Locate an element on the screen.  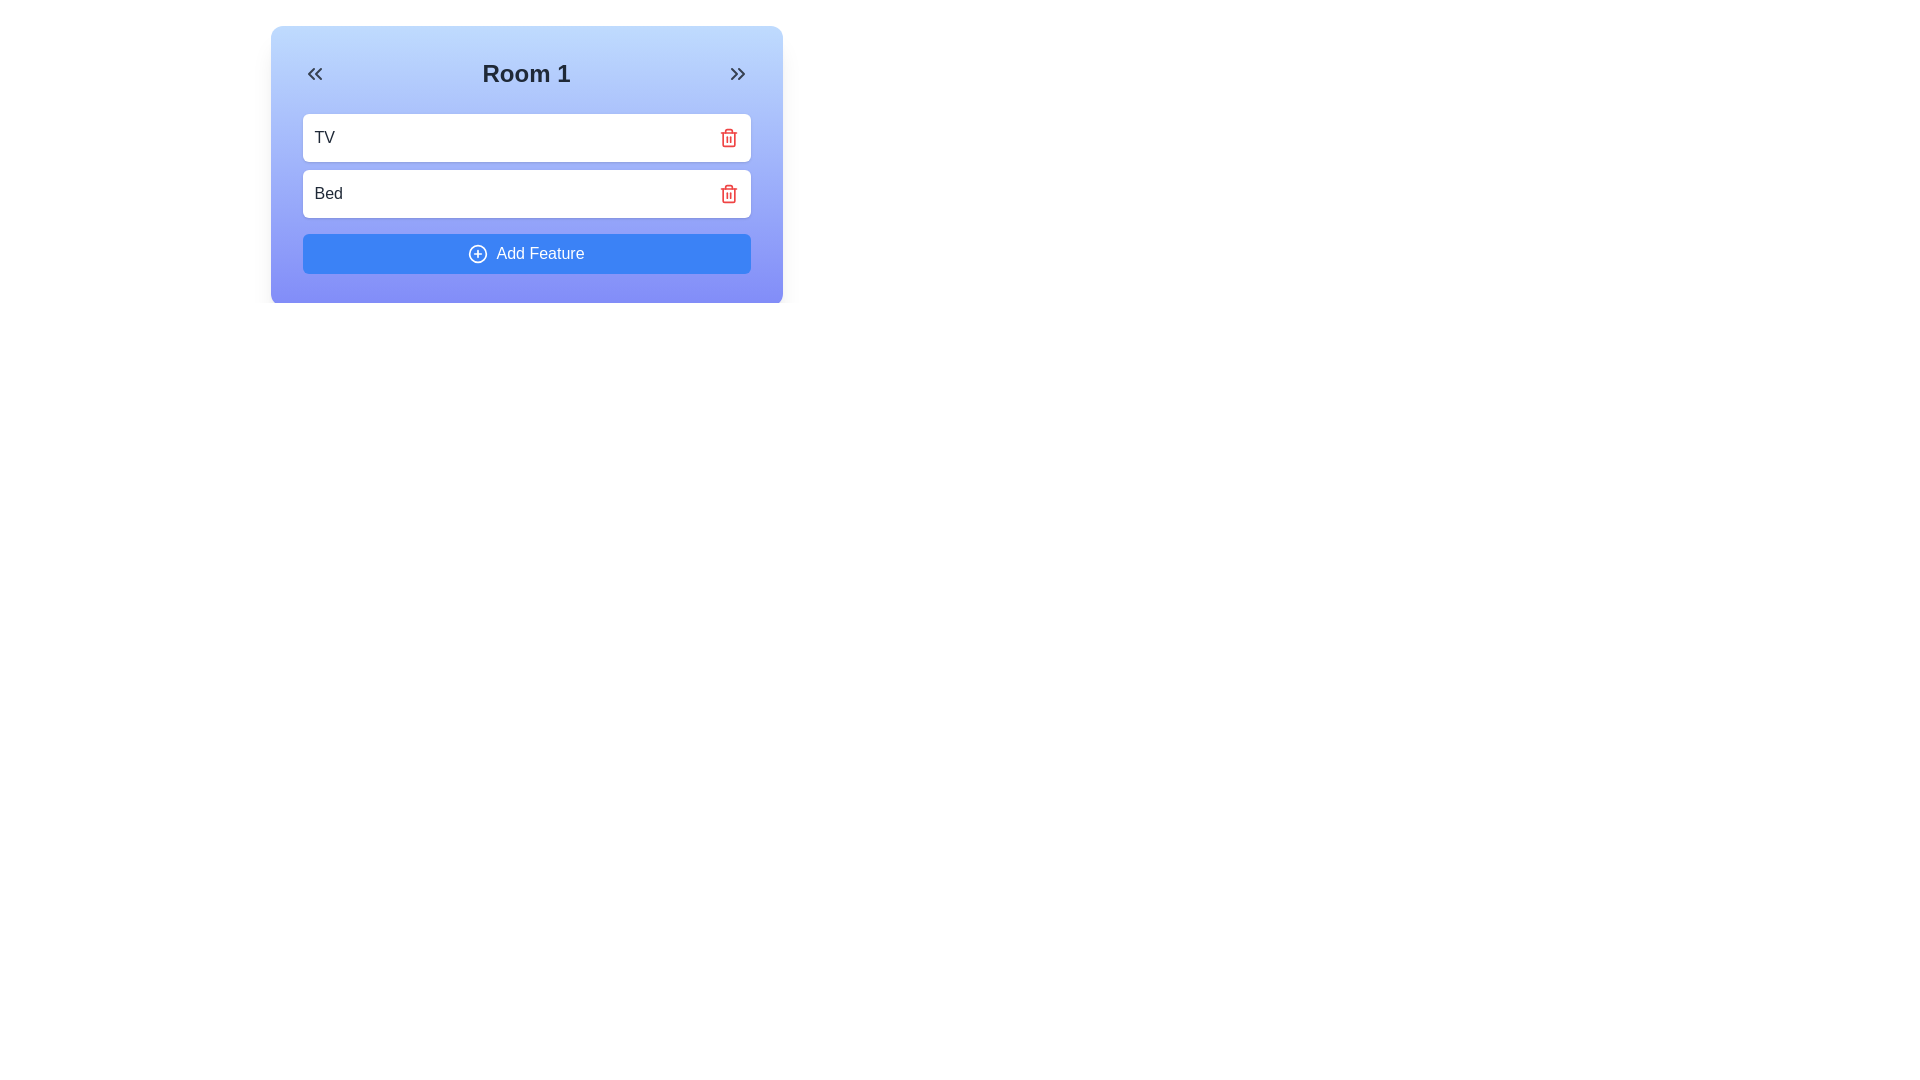
the gray button with chevron symbols located at the top right corner of the header labeled 'Room 1' to change its color is located at coordinates (737, 72).